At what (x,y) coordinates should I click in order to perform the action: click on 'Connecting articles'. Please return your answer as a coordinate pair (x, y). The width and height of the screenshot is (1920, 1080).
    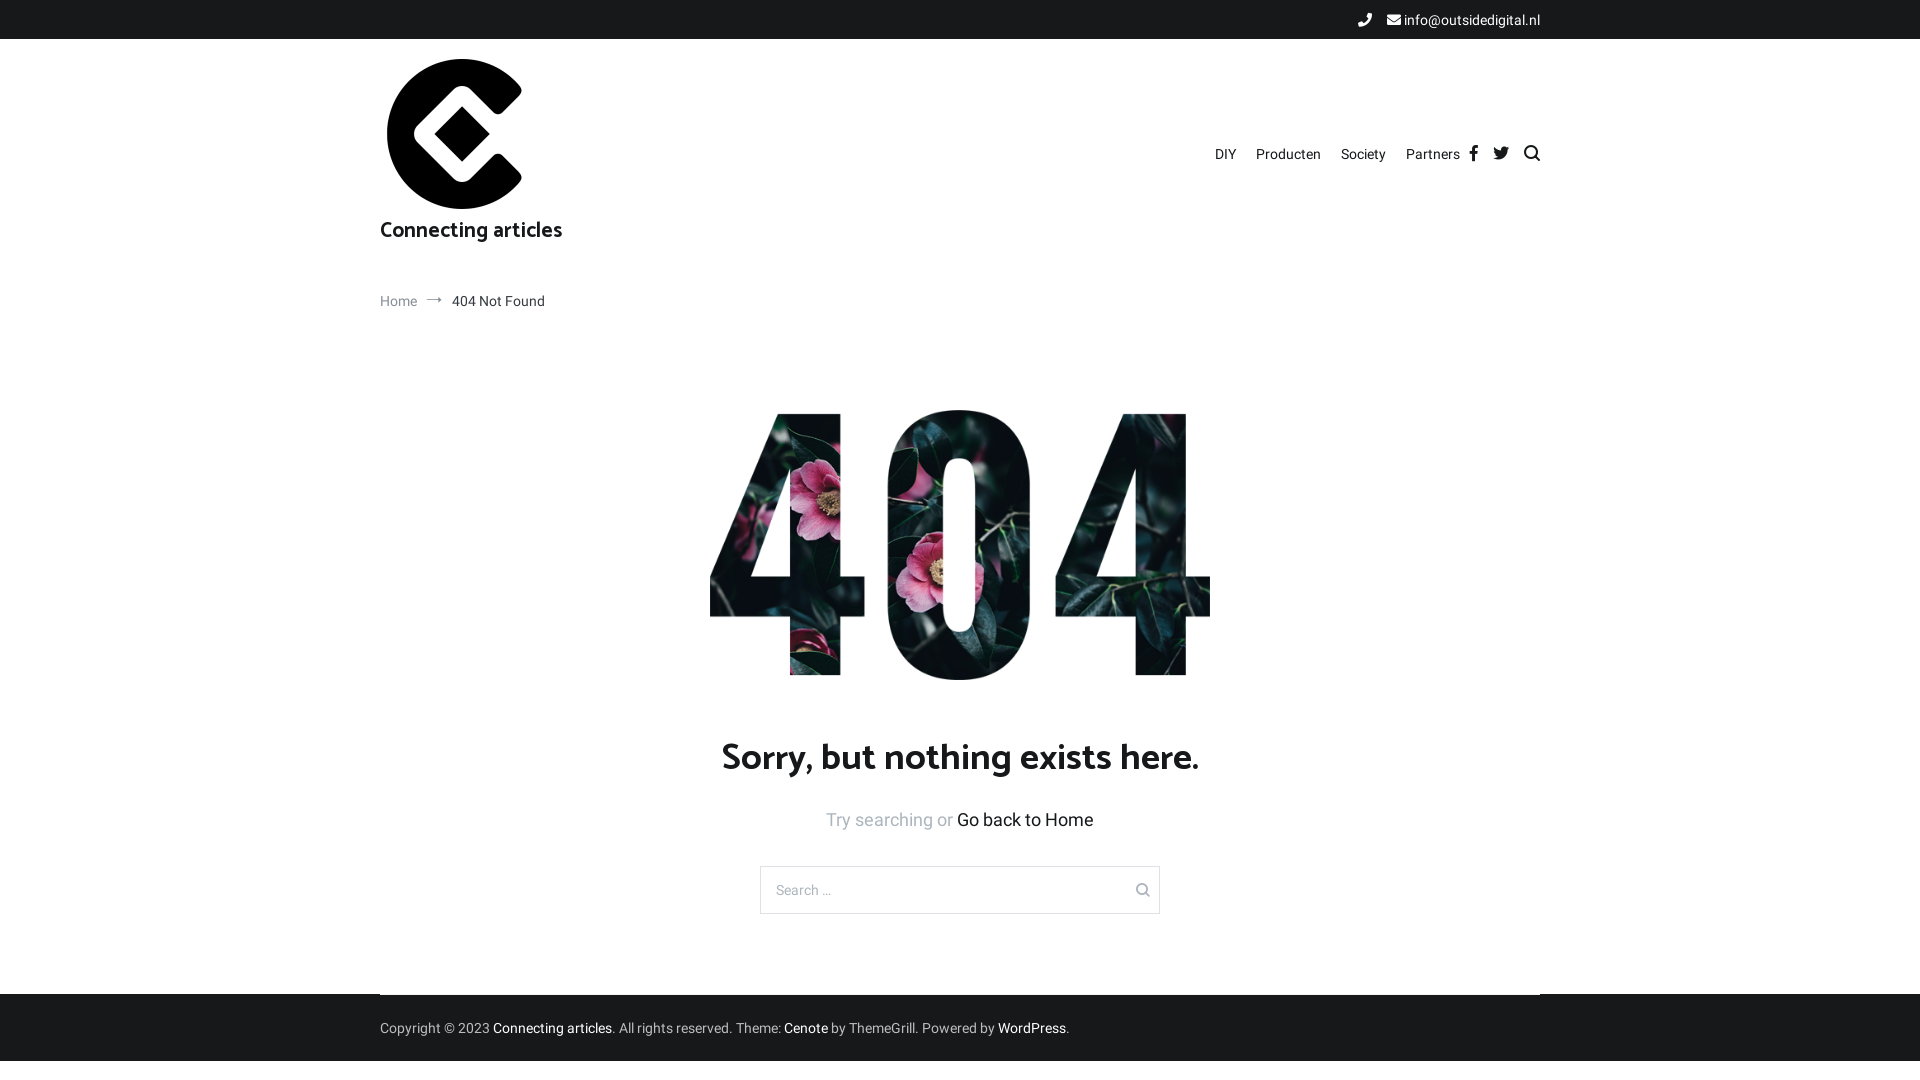
    Looking at the image, I should click on (552, 1028).